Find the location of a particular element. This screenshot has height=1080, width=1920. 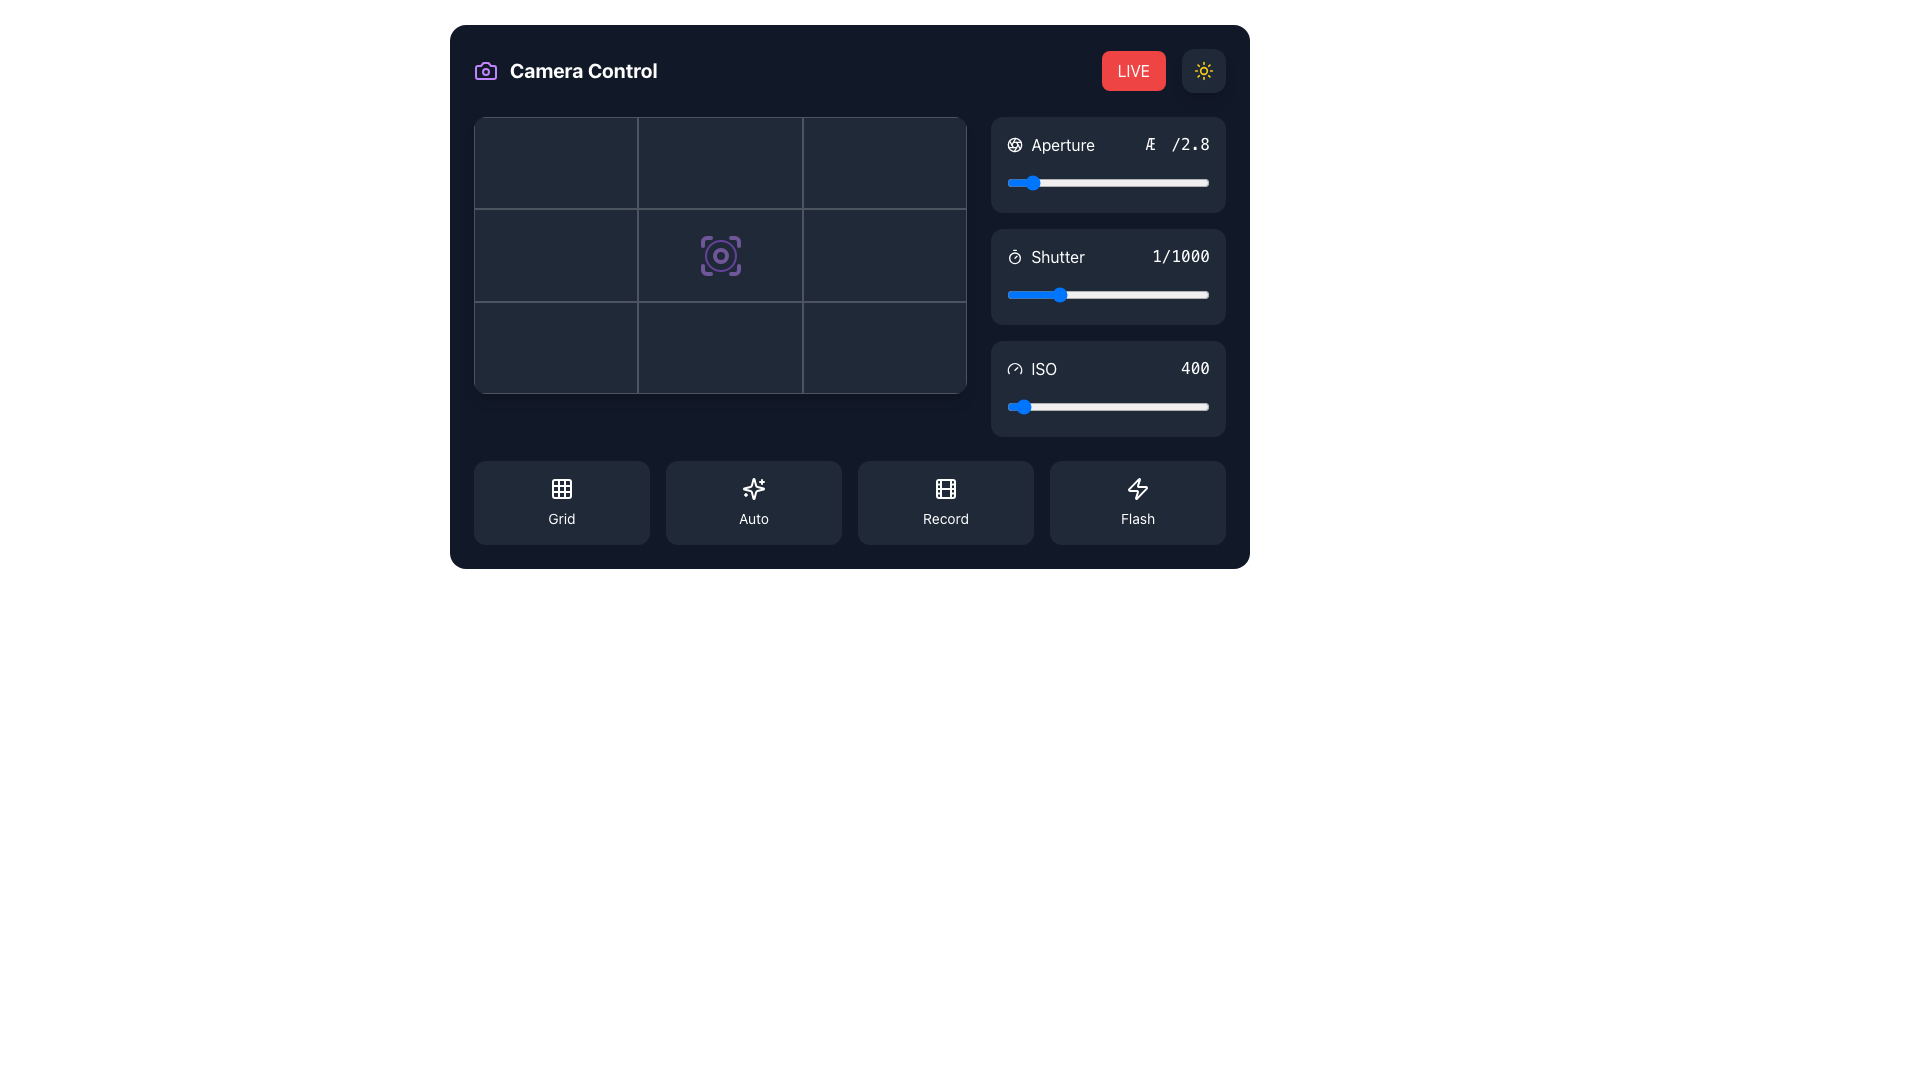

the shutter speed value is located at coordinates (1118, 294).